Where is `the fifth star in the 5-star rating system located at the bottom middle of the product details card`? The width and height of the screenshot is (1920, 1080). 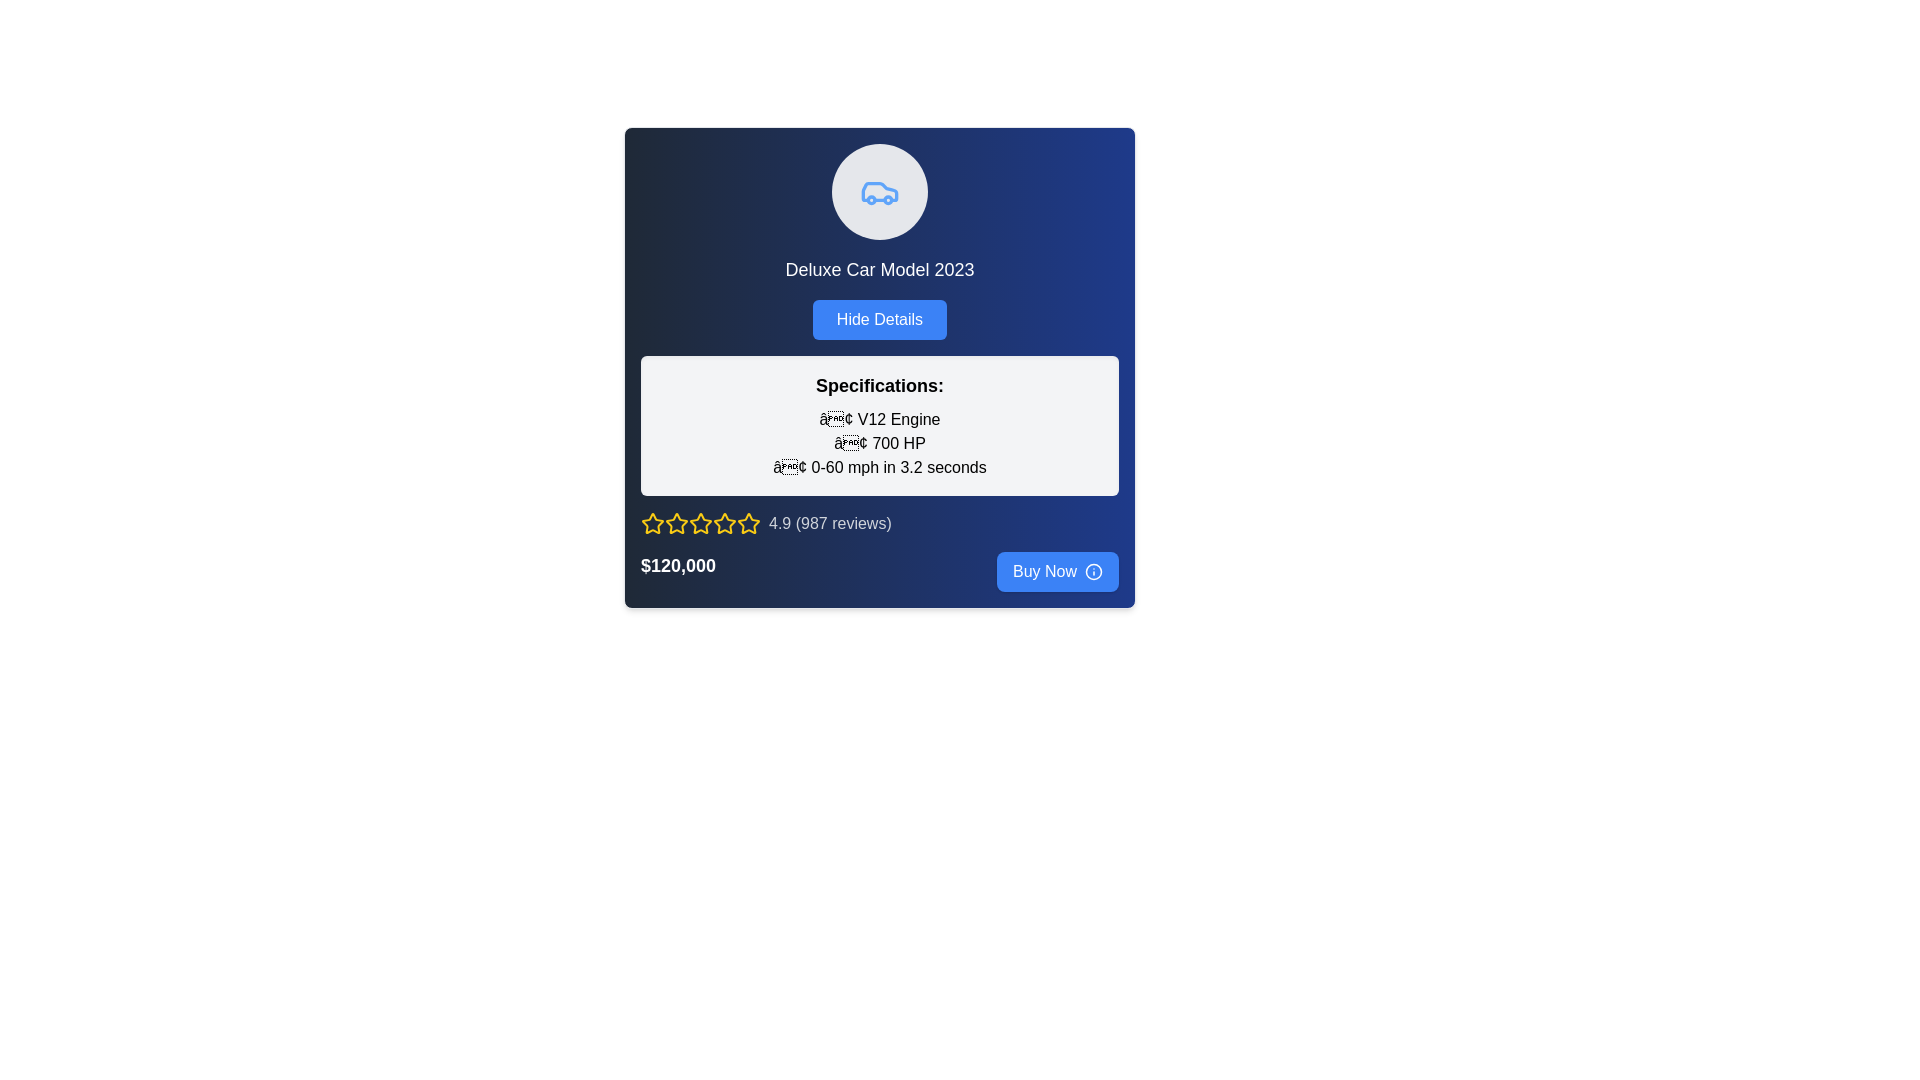
the fifth star in the 5-star rating system located at the bottom middle of the product details card is located at coordinates (700, 523).